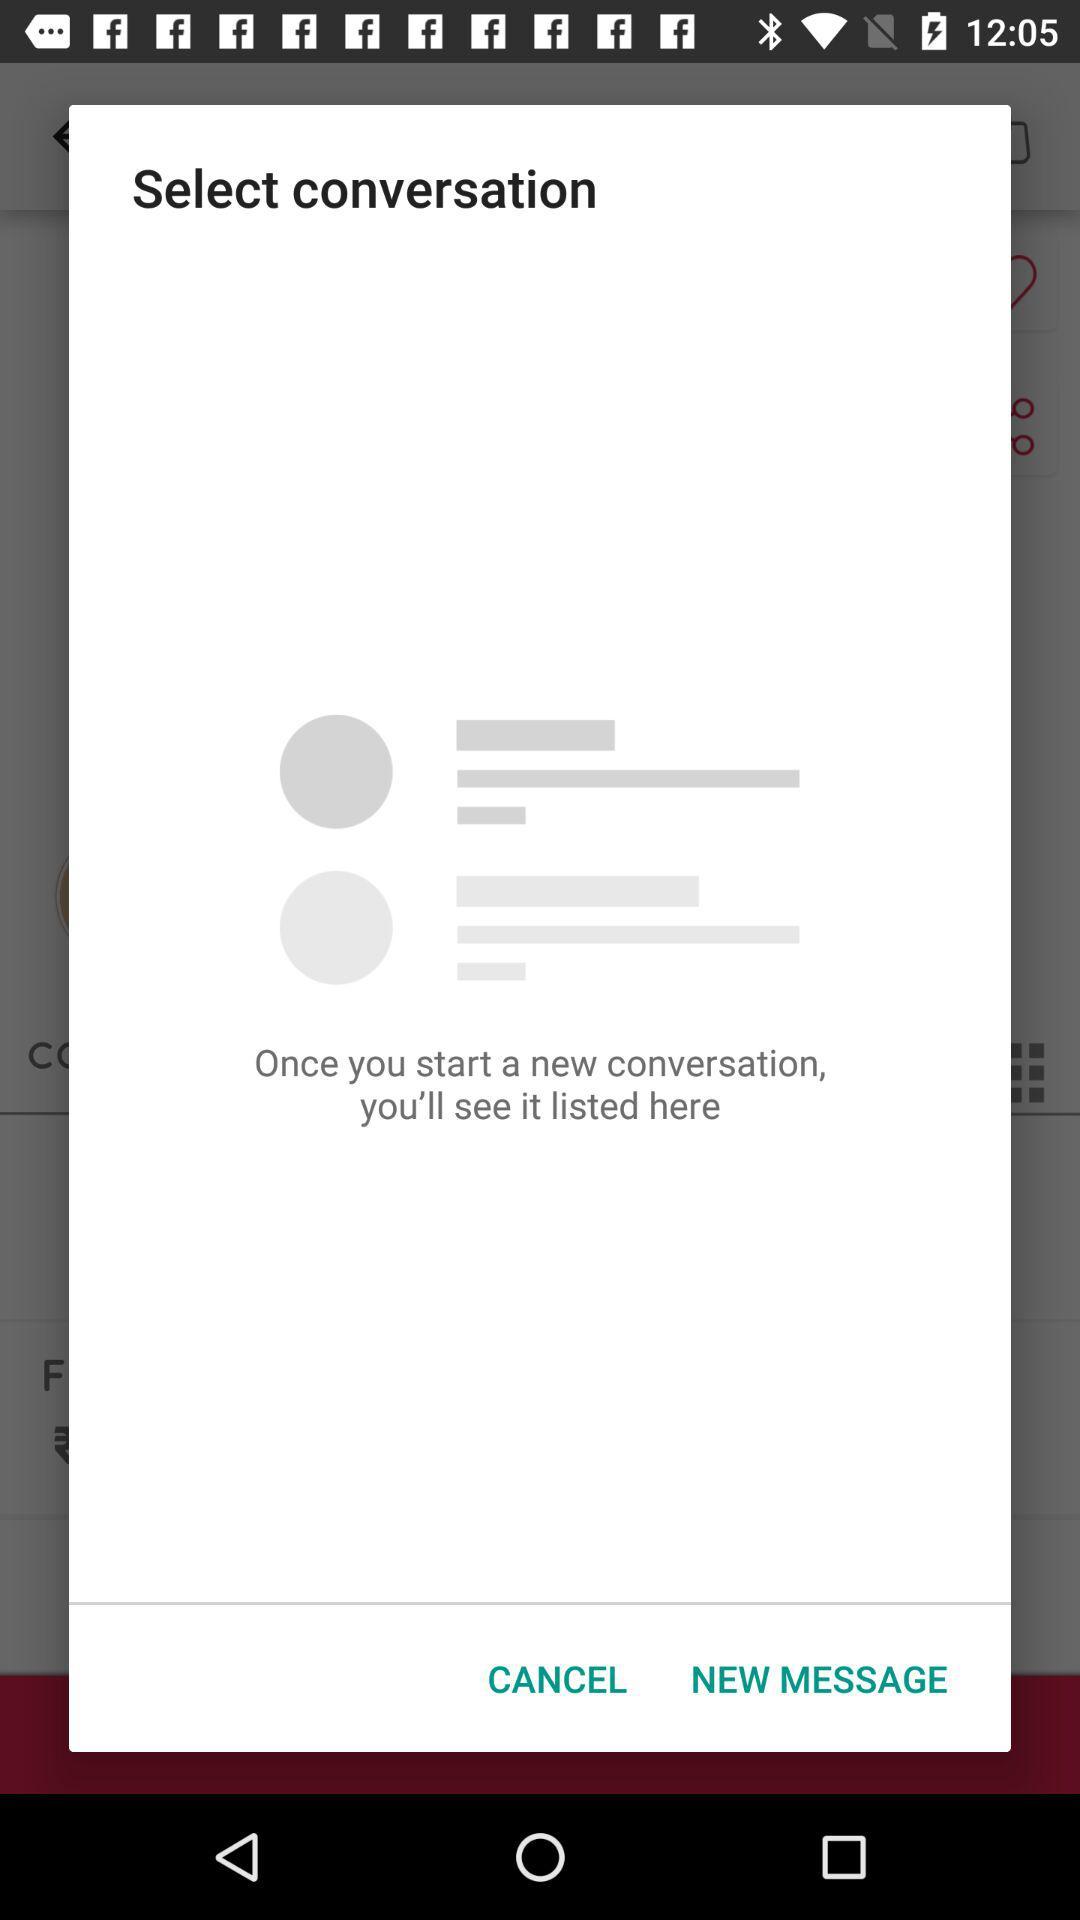 The image size is (1080, 1920). What do you see at coordinates (819, 1678) in the screenshot?
I see `the button to the right of the cancel` at bounding box center [819, 1678].